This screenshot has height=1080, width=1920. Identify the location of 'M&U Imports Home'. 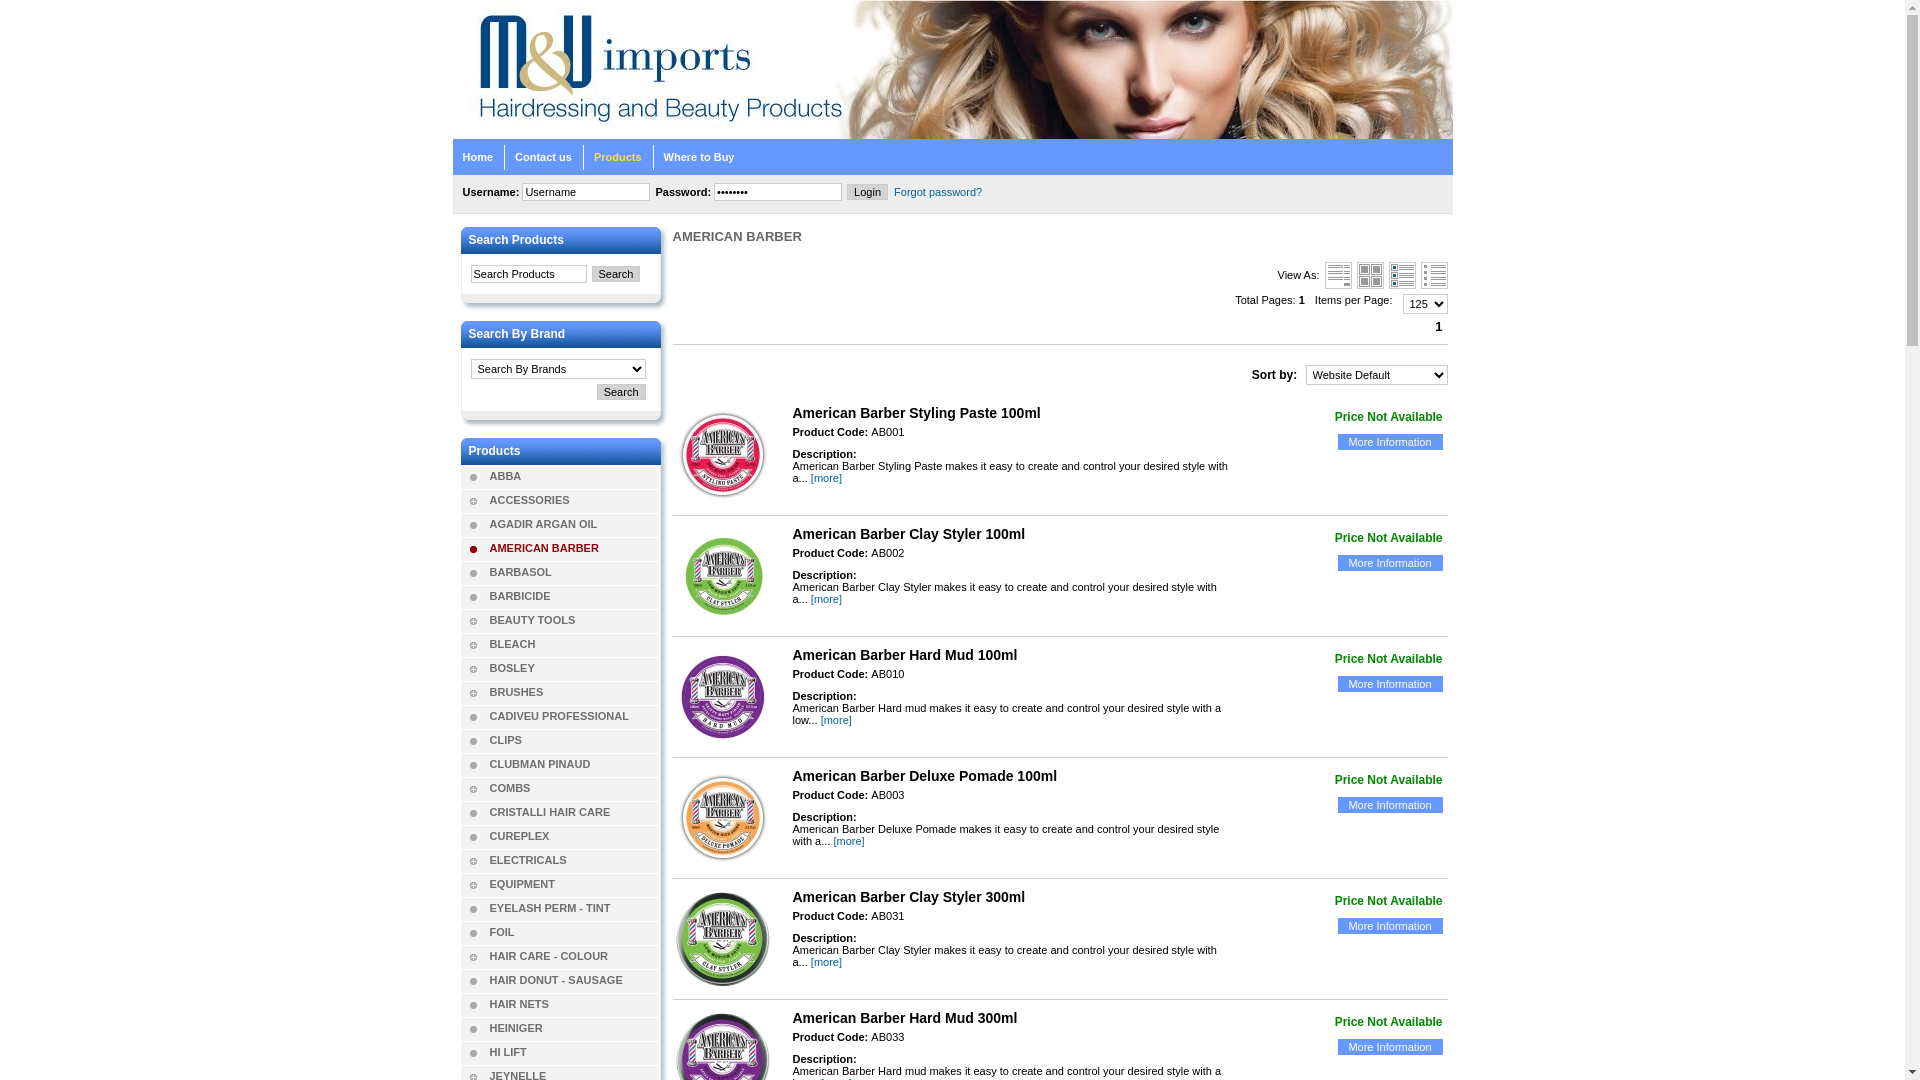
(568, 96).